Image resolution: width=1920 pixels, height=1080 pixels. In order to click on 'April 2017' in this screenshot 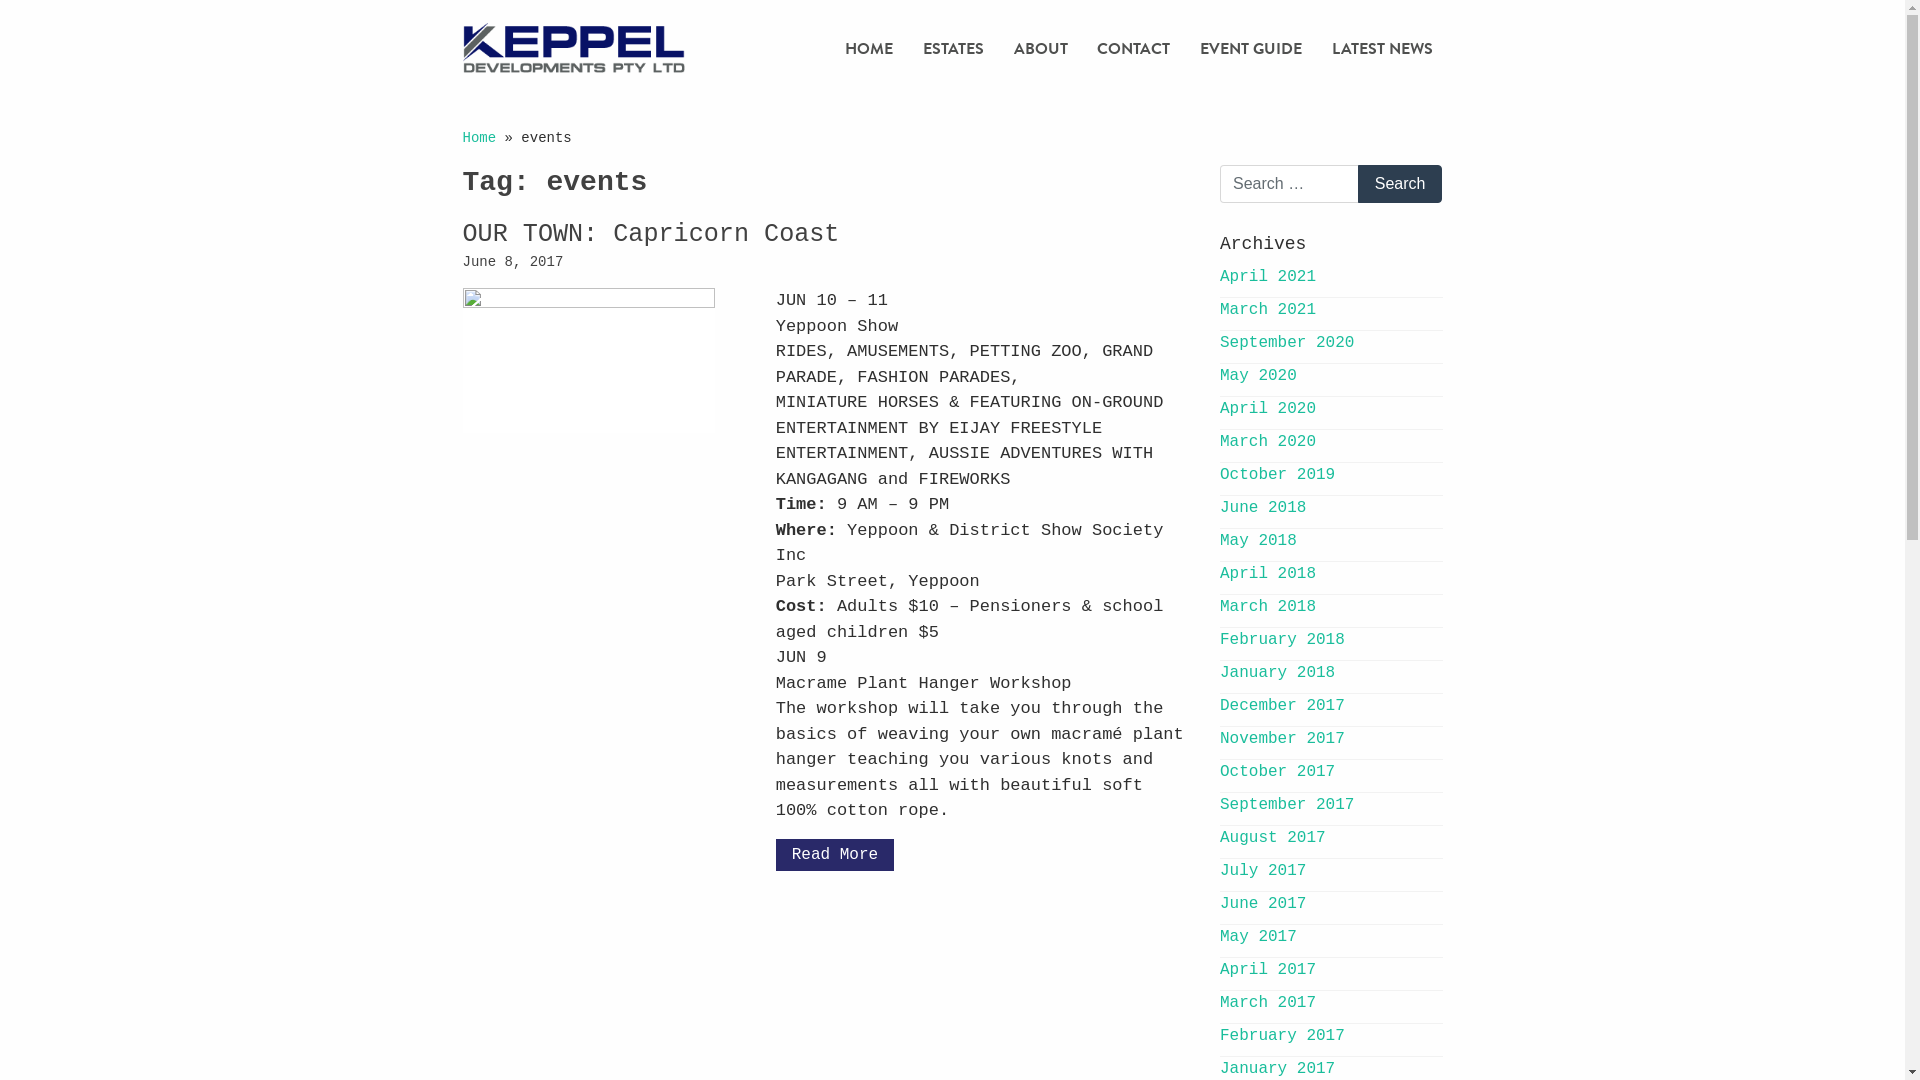, I will do `click(1218, 968)`.